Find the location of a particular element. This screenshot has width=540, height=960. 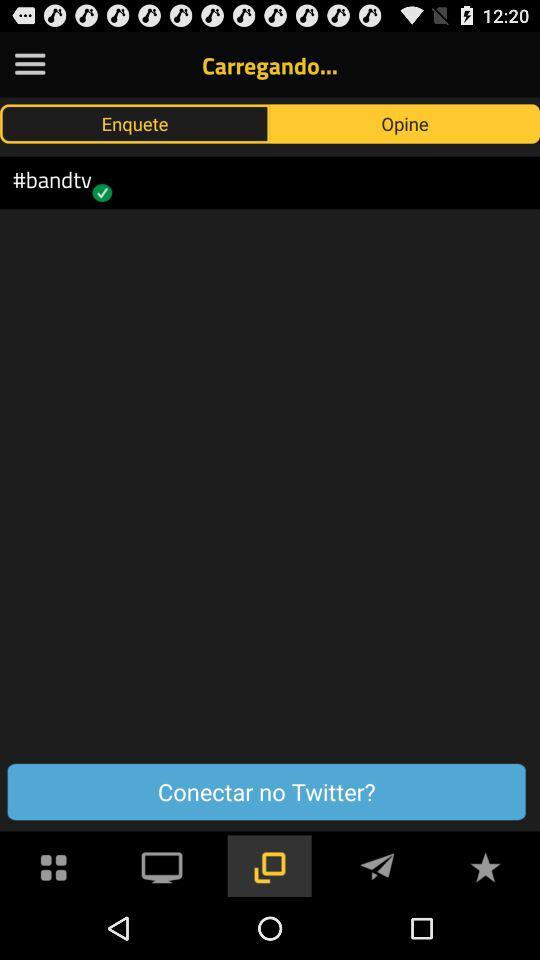

the opine icon is located at coordinates (405, 122).